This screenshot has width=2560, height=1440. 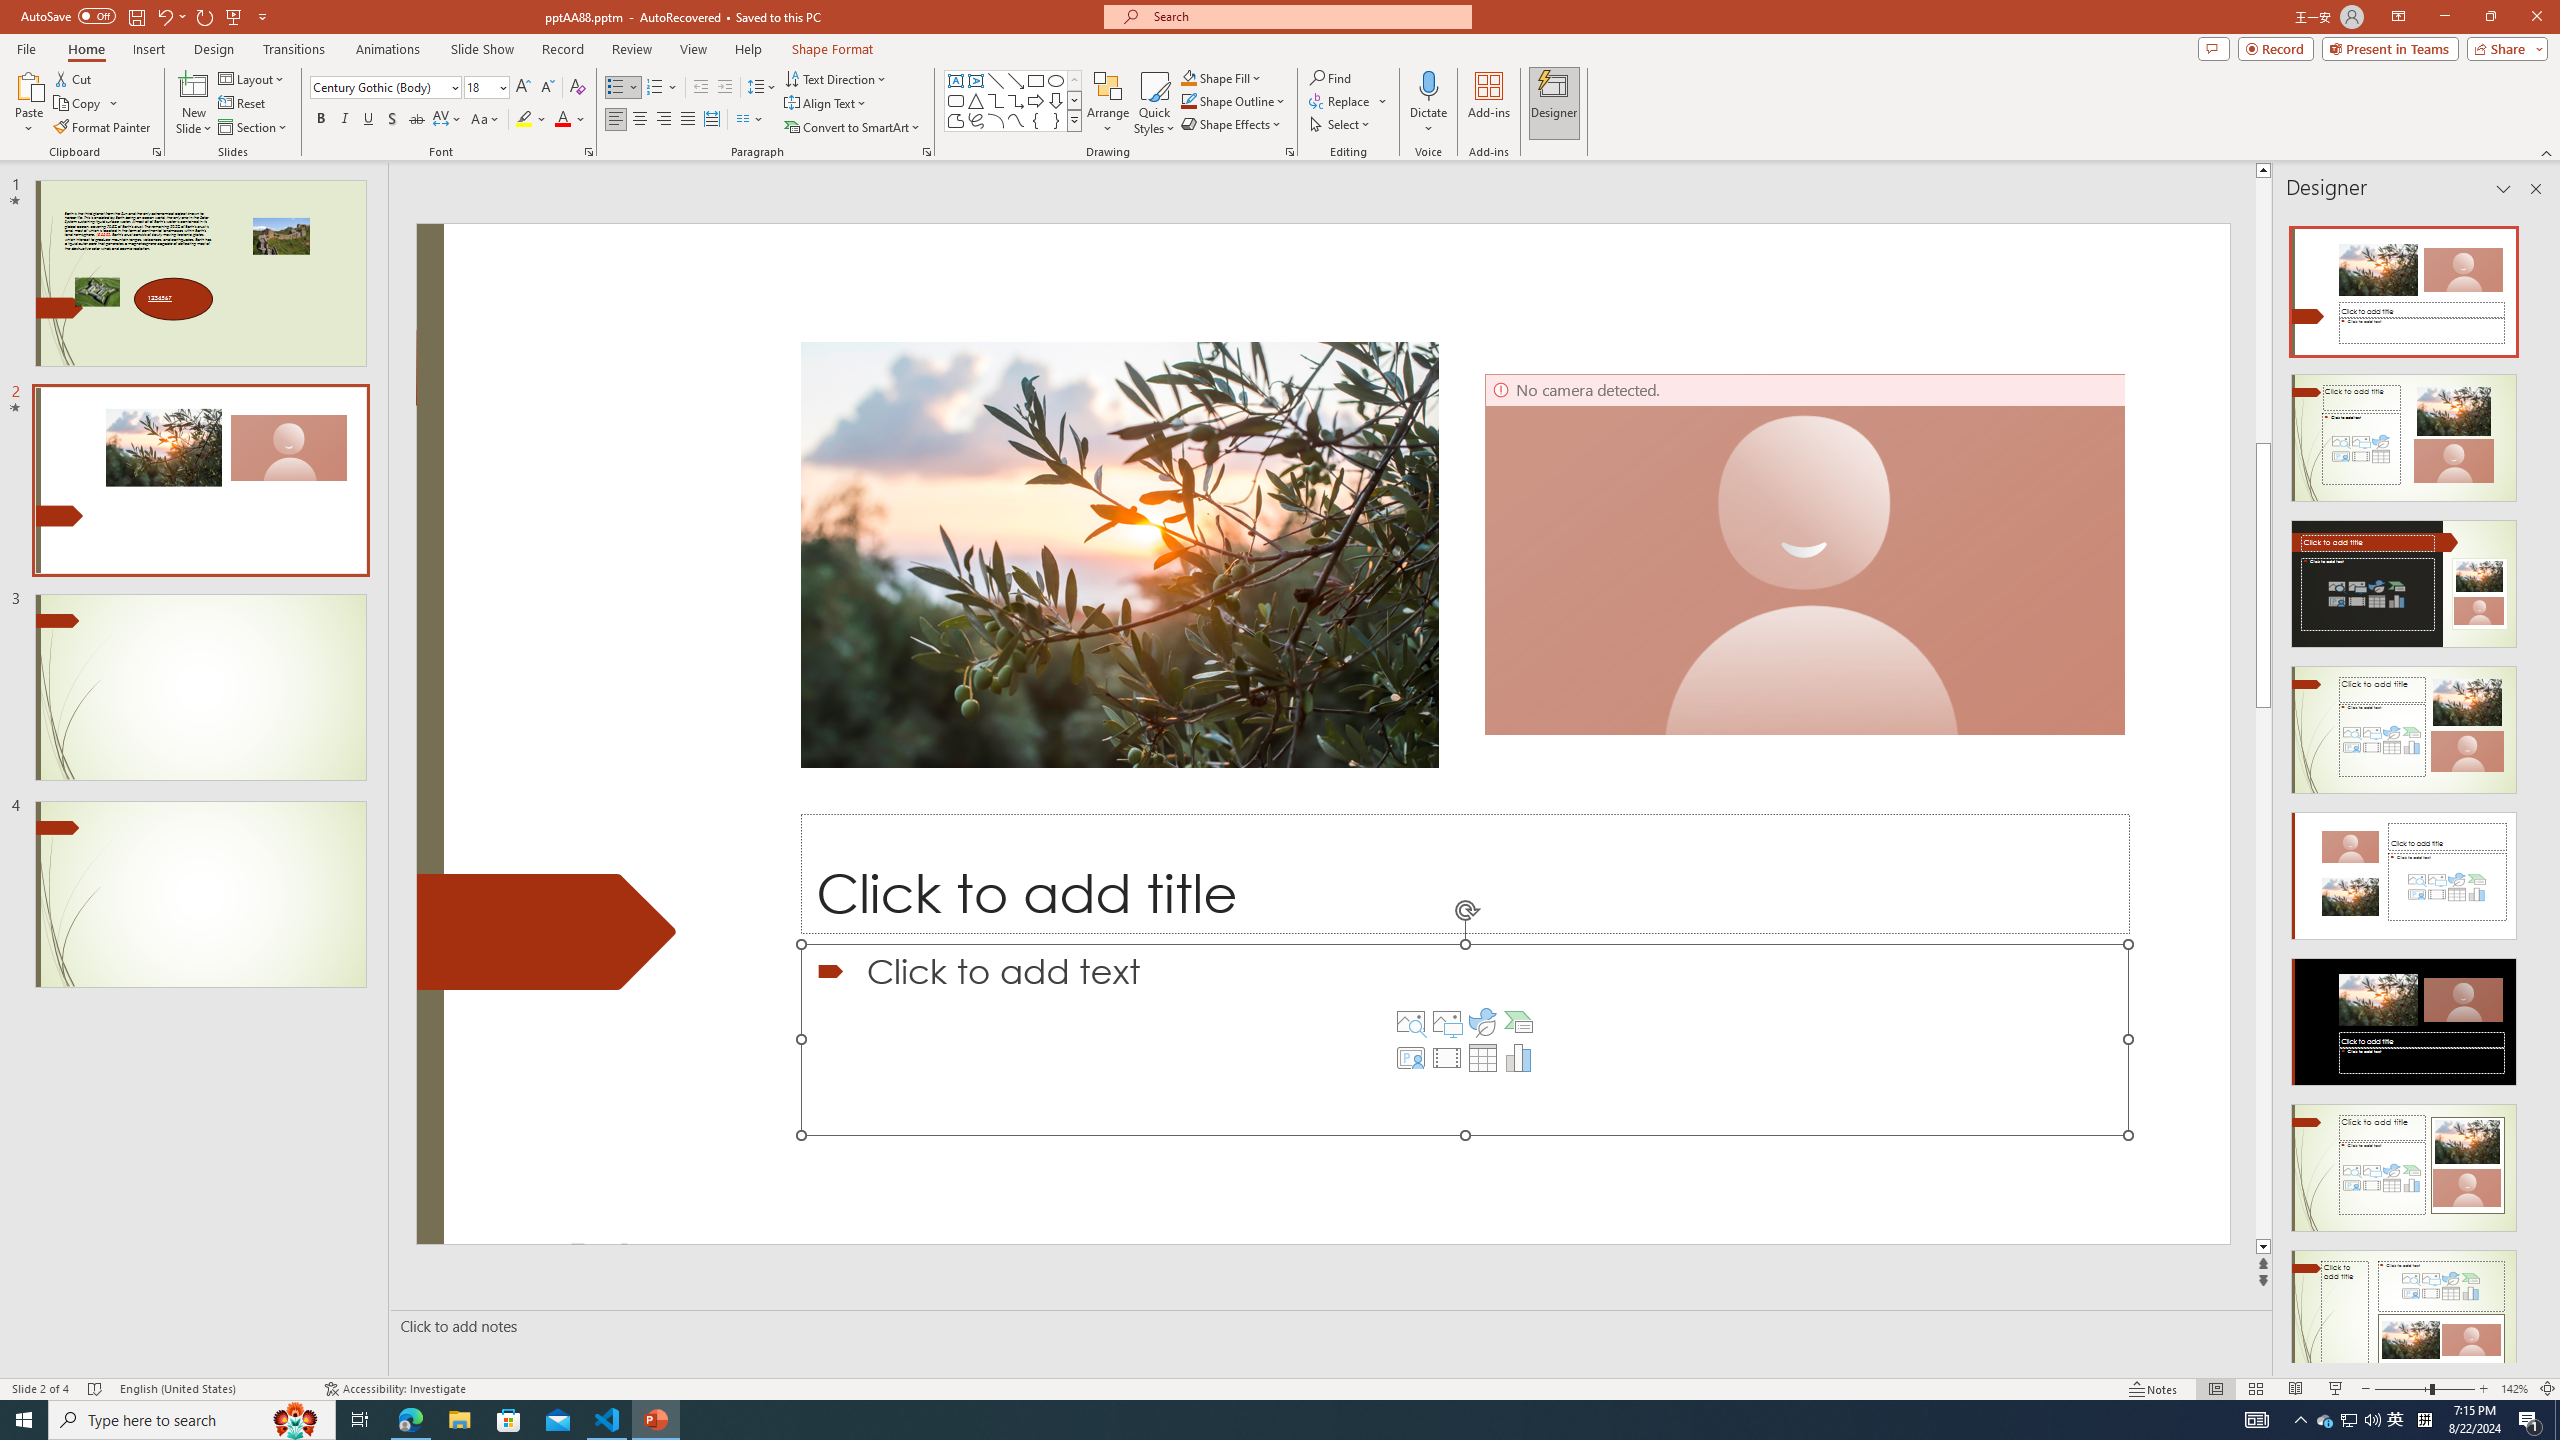 I want to click on 'Shadow', so click(x=391, y=118).